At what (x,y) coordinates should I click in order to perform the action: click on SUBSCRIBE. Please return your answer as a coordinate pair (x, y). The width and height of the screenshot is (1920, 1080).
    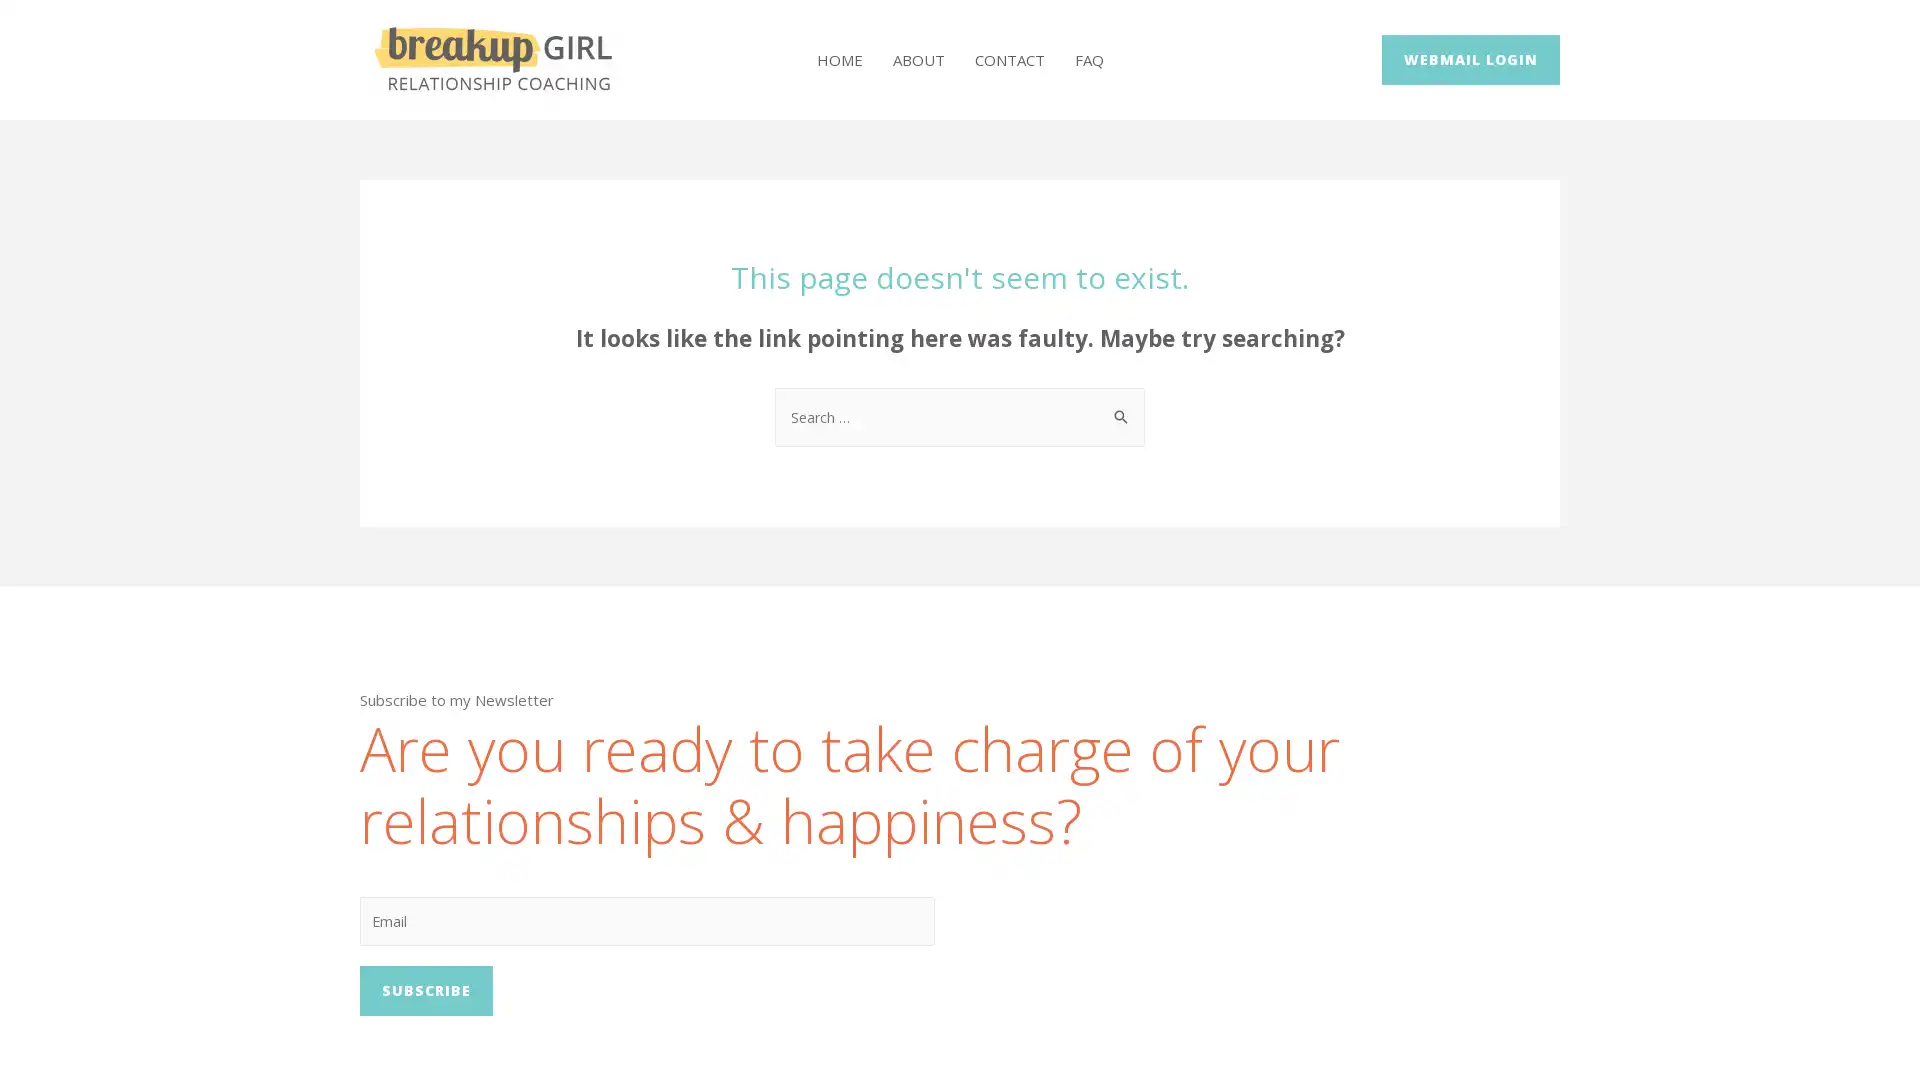
    Looking at the image, I should click on (425, 994).